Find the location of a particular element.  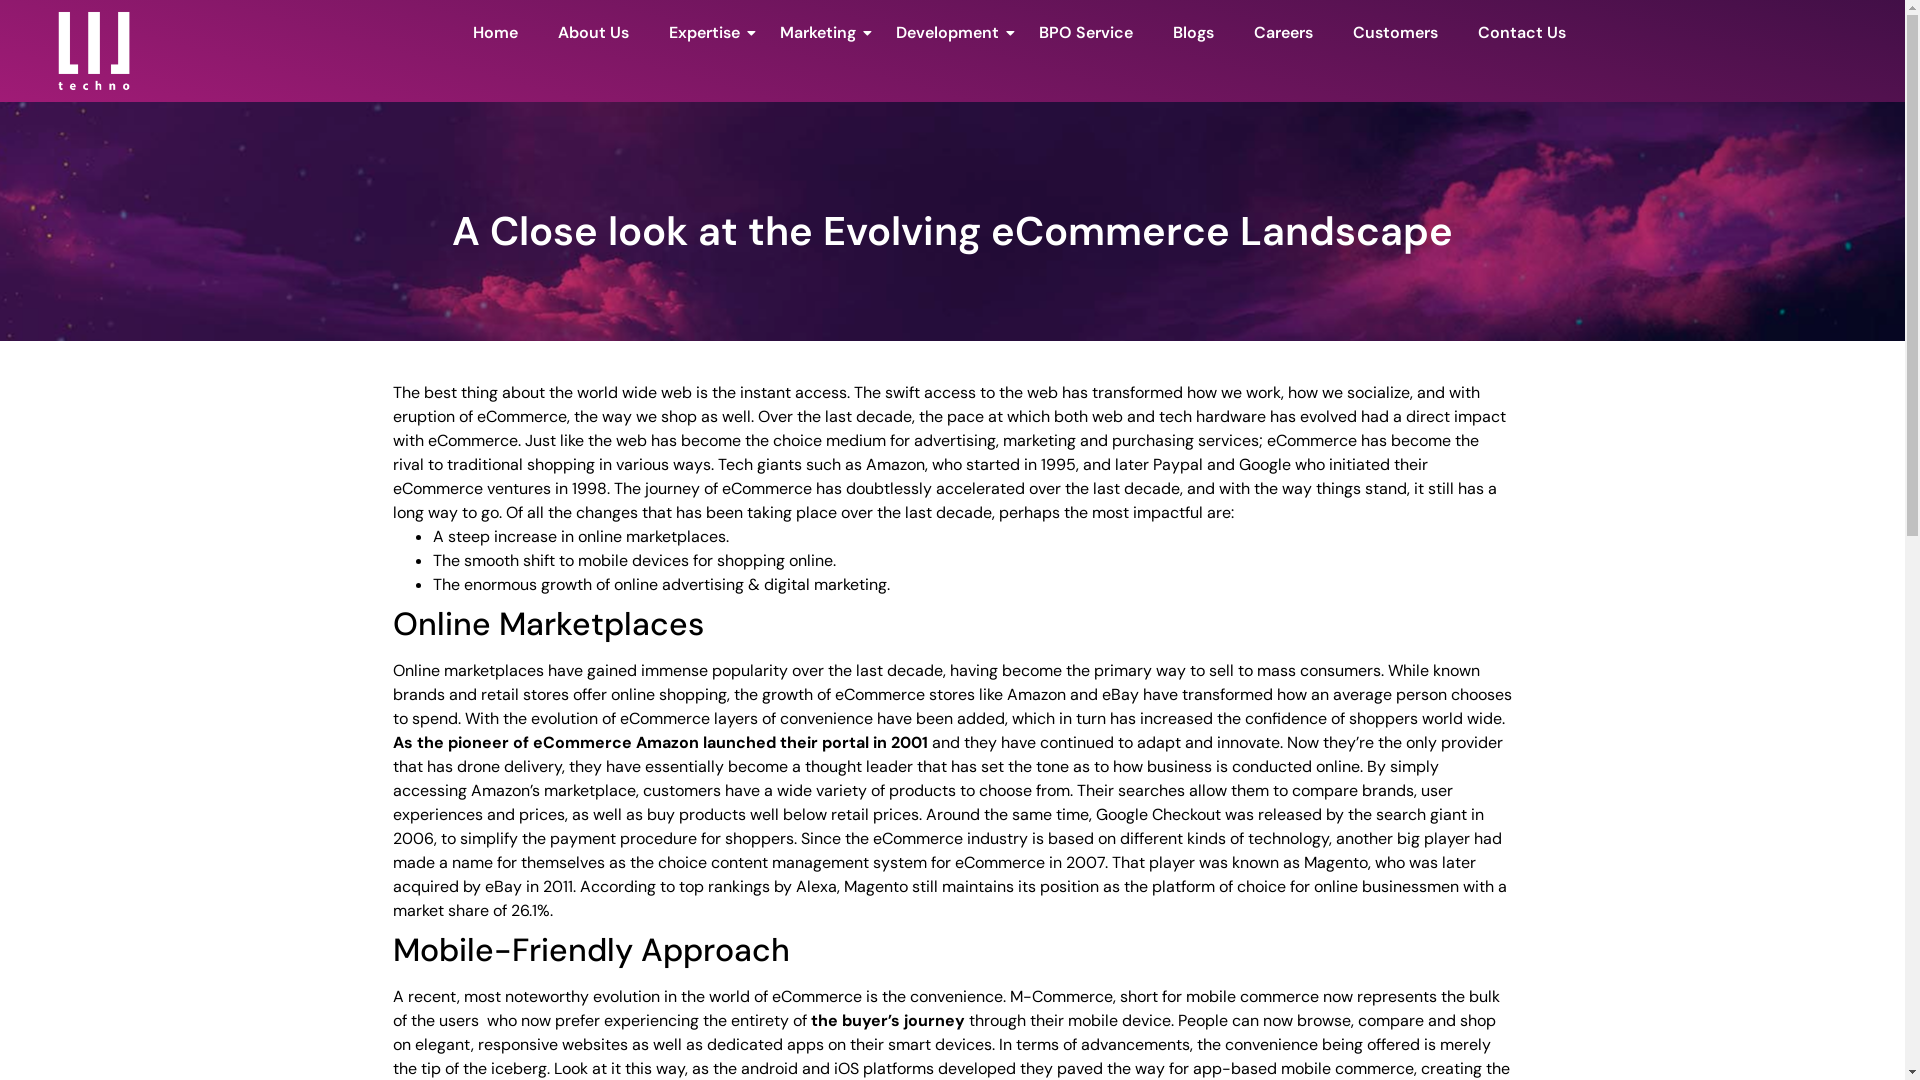

'Home' is located at coordinates (461, 34).